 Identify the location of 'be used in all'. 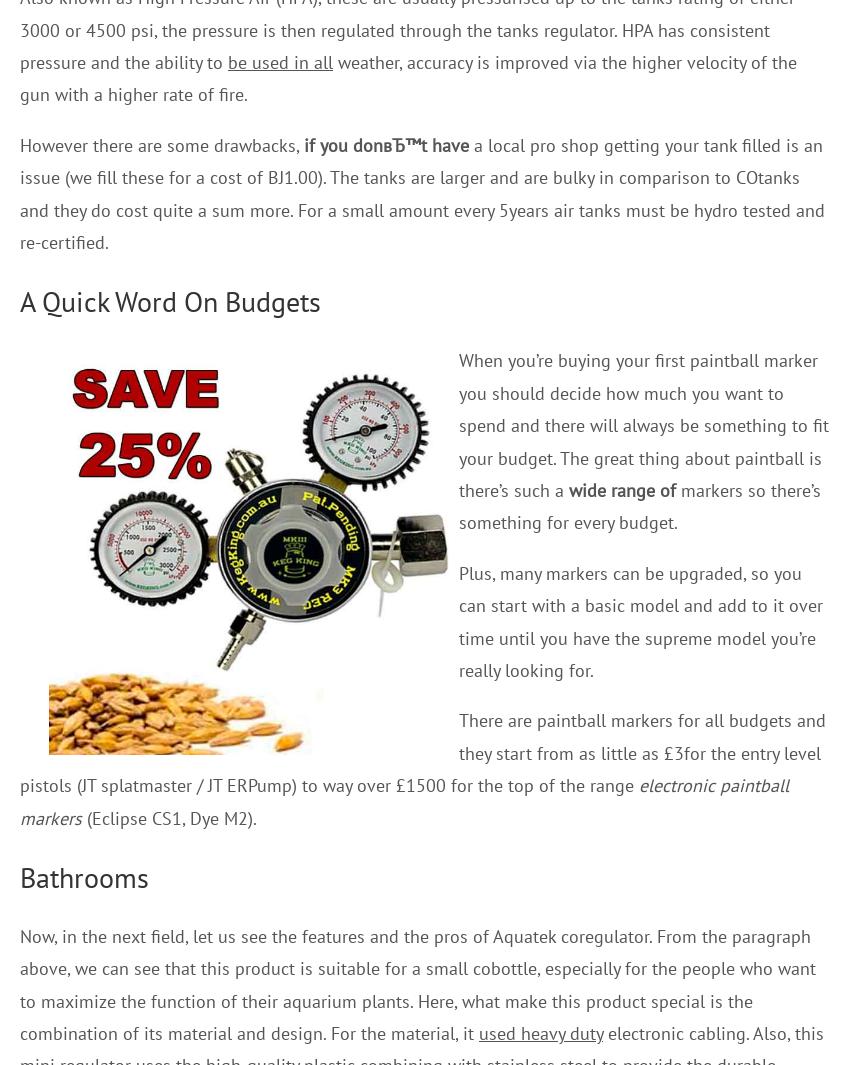
(227, 61).